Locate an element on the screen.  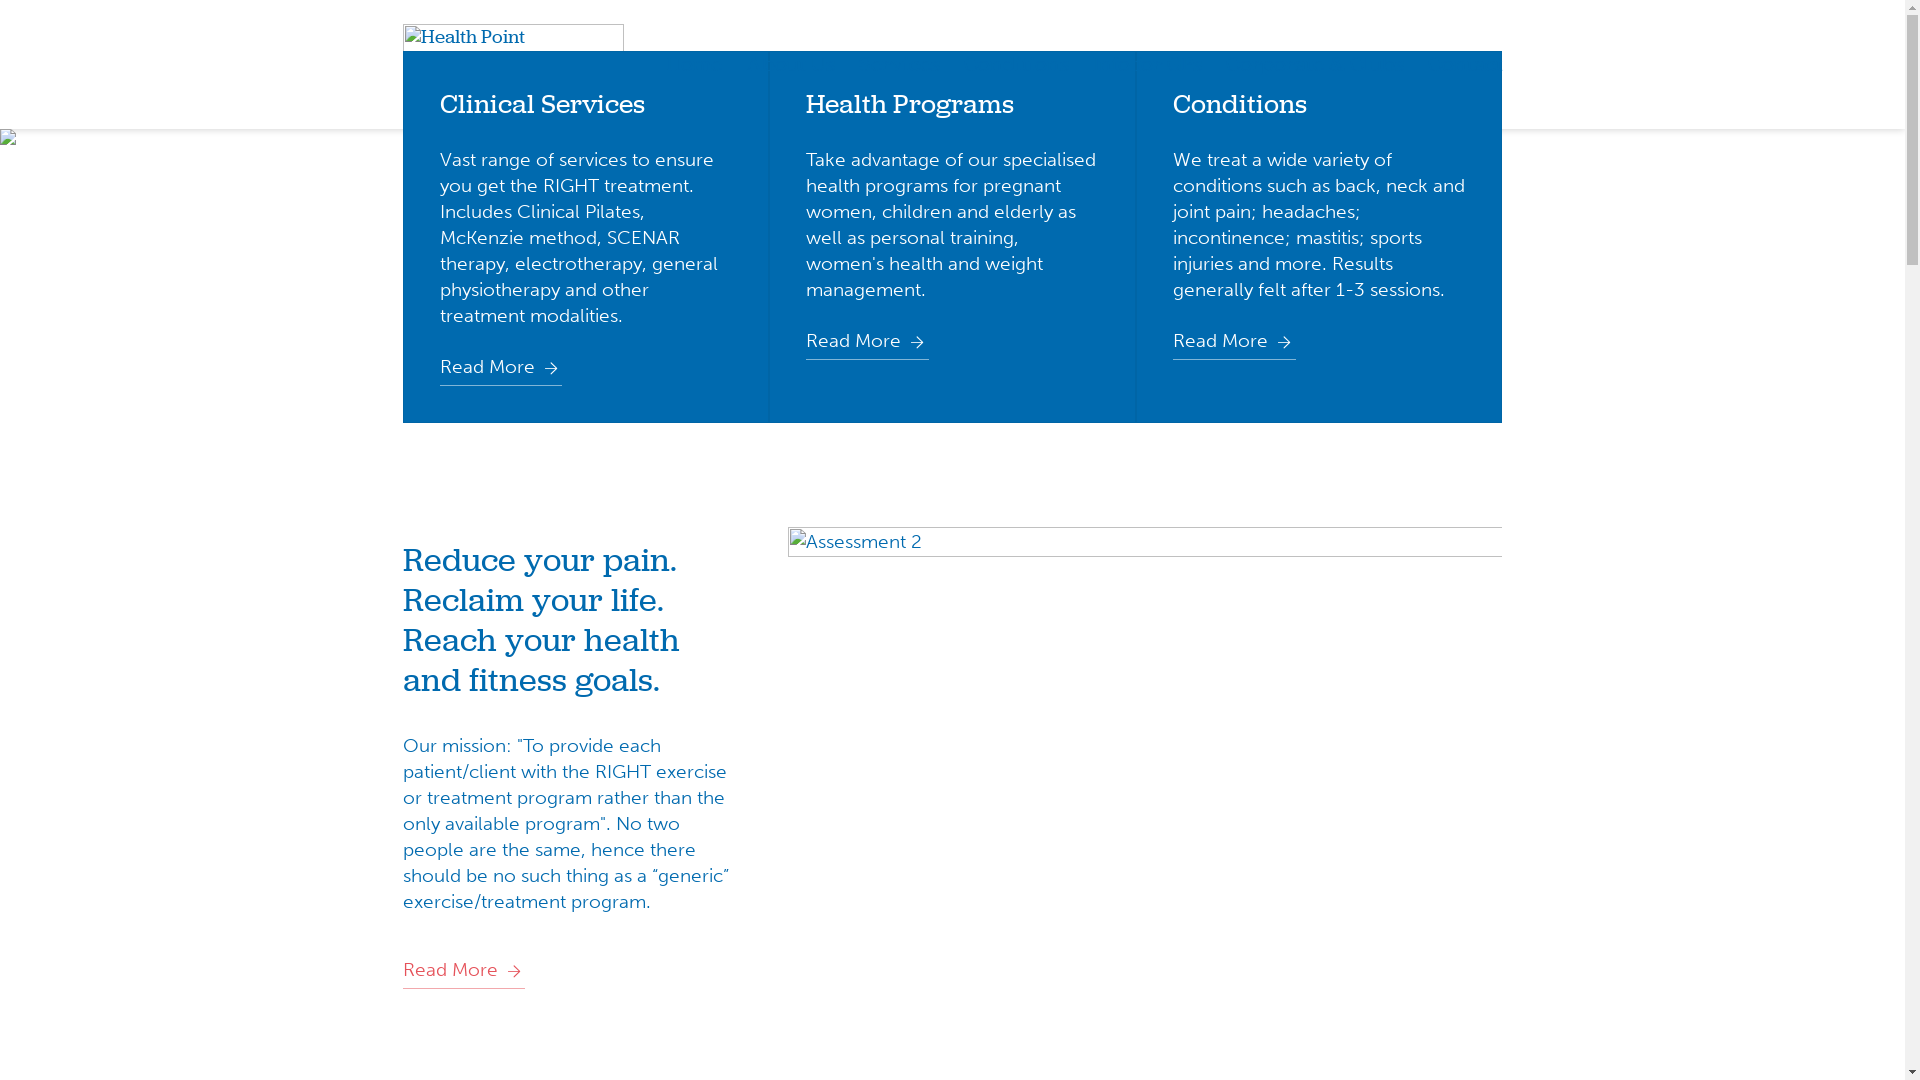
'Read More' is located at coordinates (1233, 339).